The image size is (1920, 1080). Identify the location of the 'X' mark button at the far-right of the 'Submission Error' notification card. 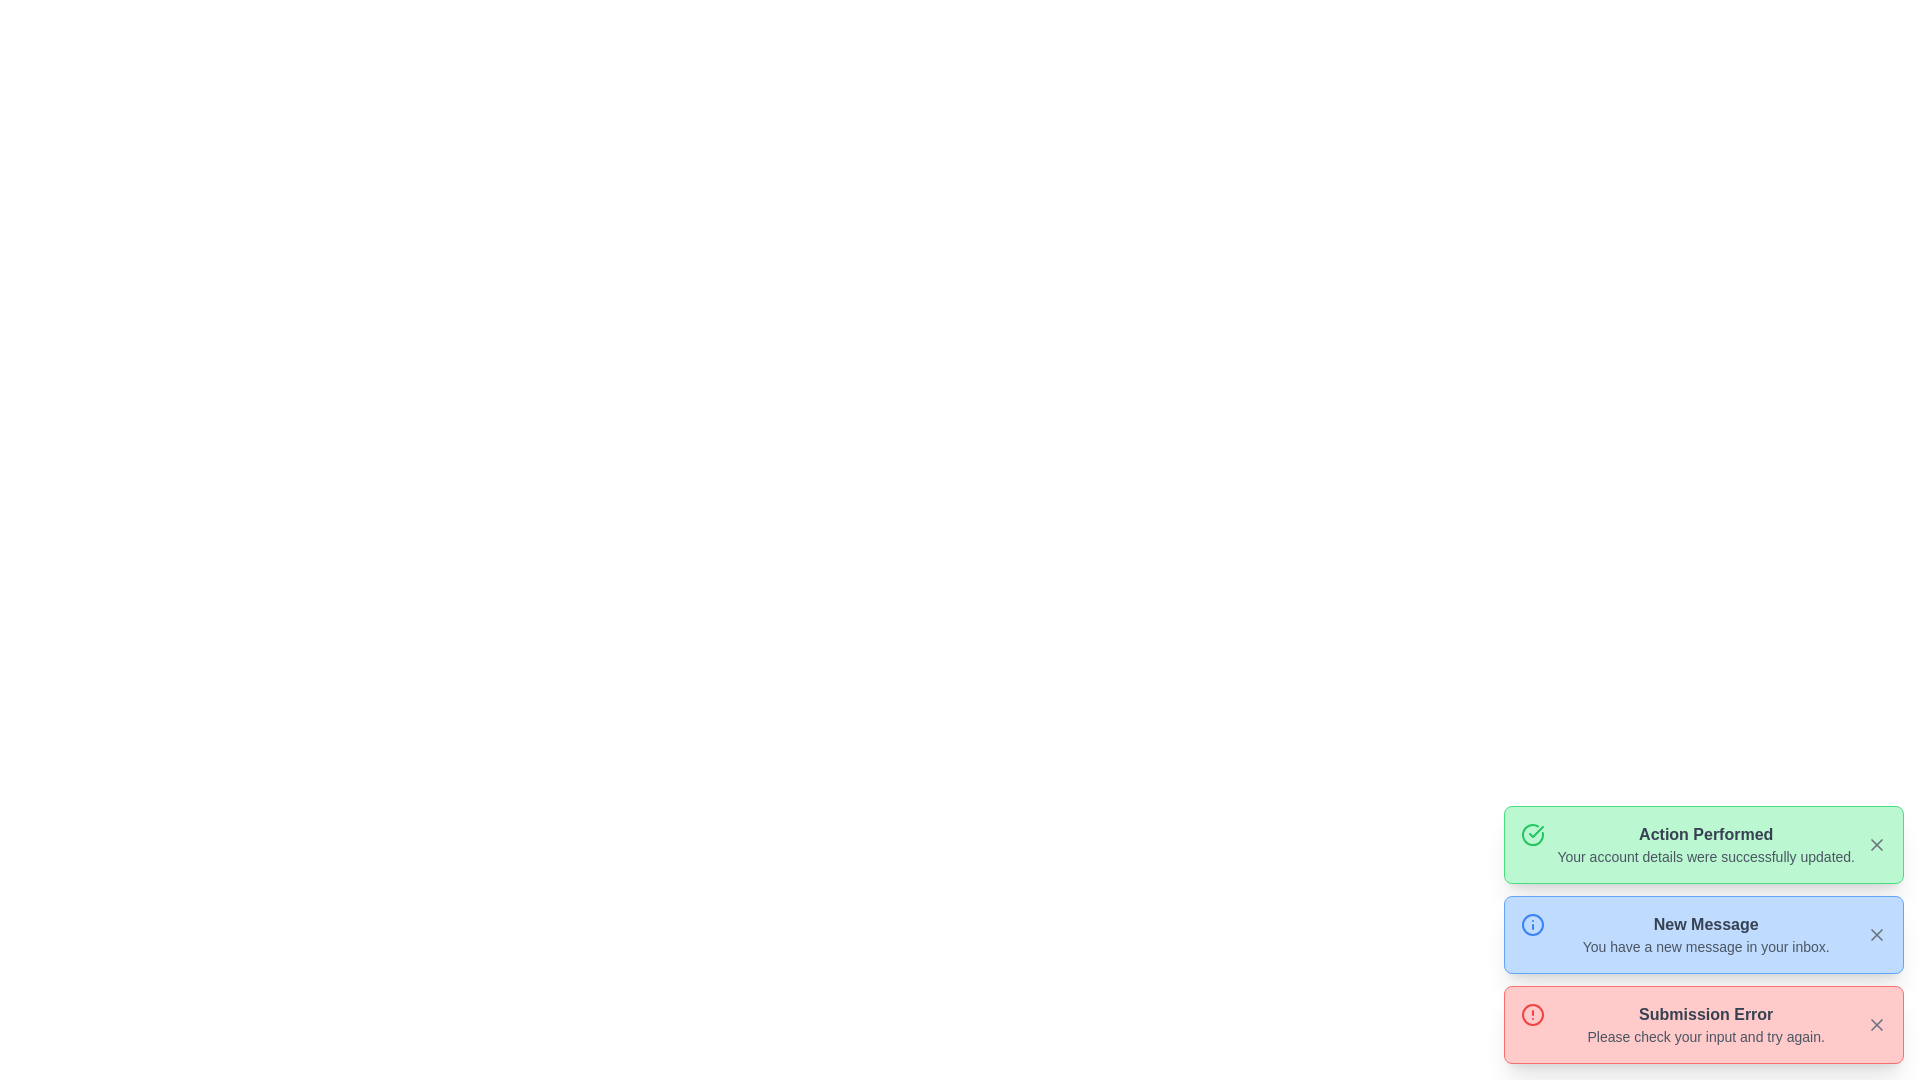
(1875, 1025).